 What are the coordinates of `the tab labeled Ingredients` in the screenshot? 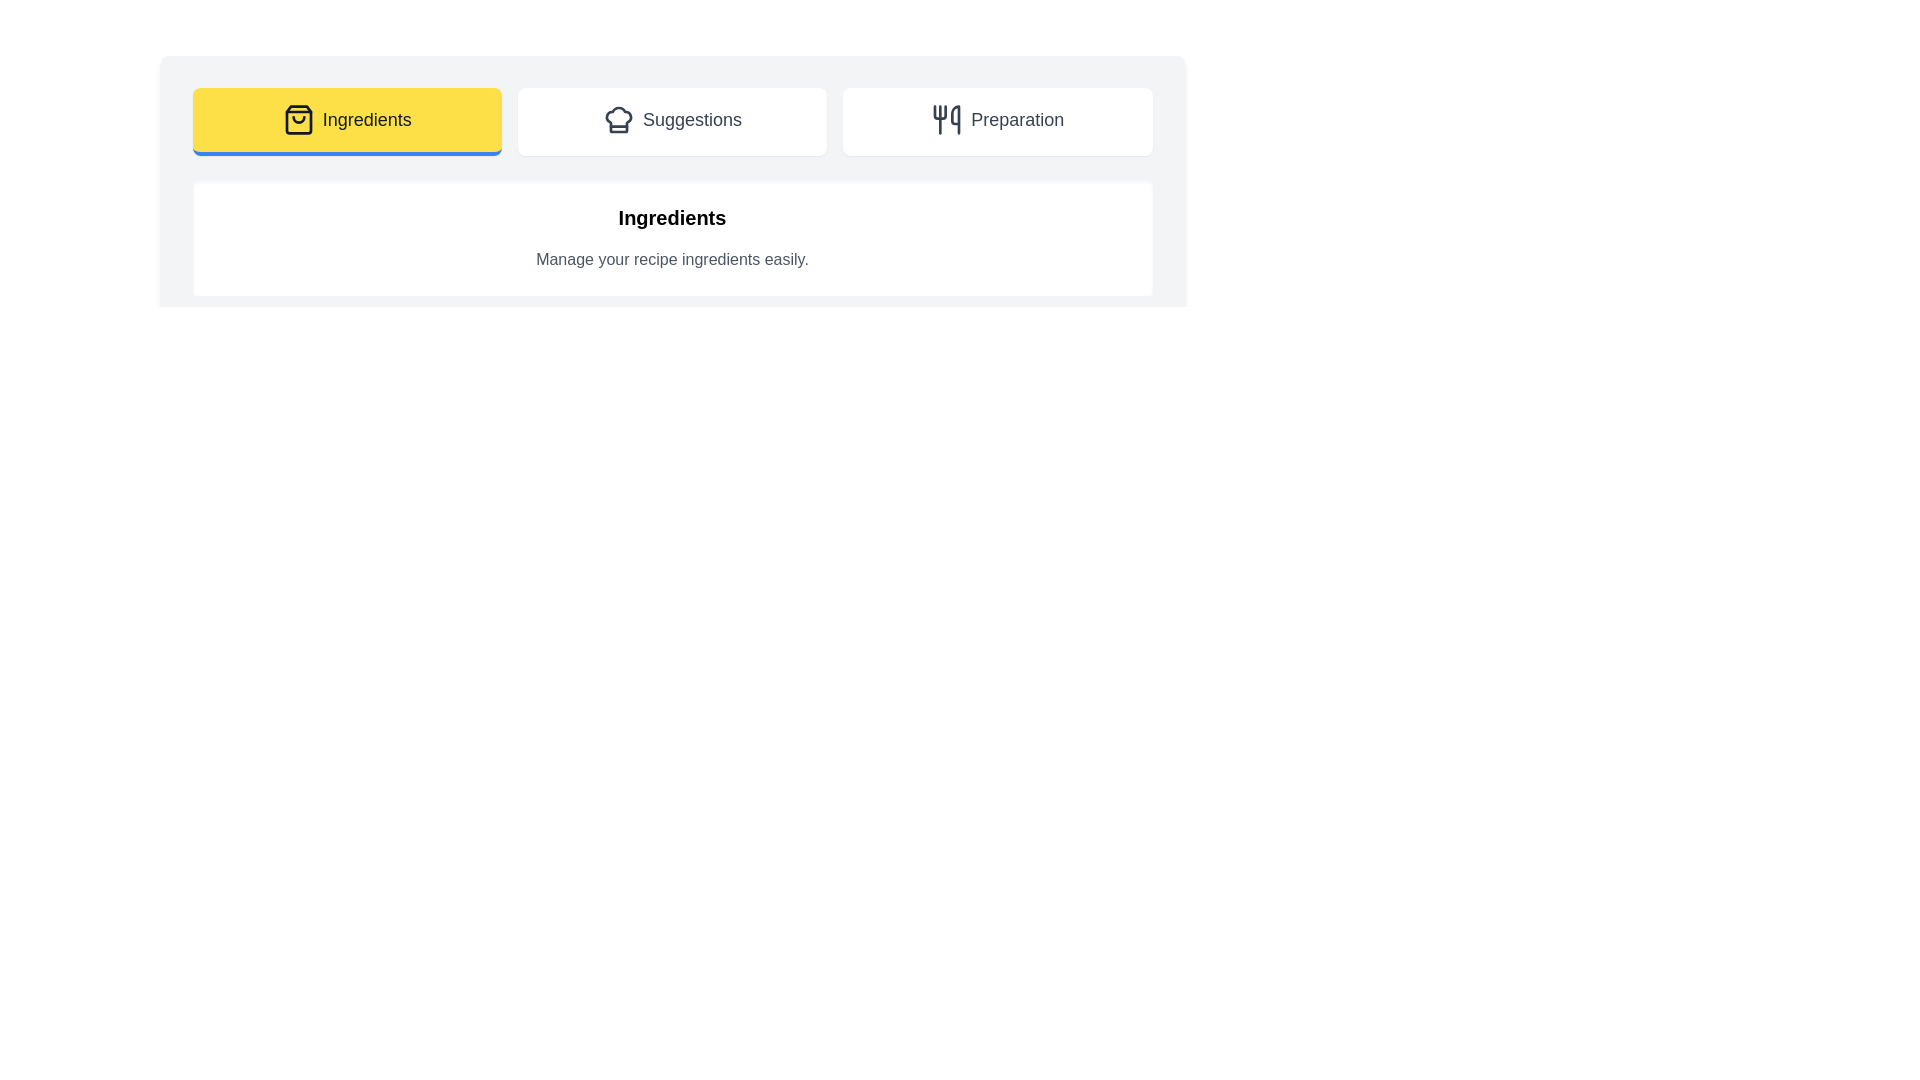 It's located at (346, 122).